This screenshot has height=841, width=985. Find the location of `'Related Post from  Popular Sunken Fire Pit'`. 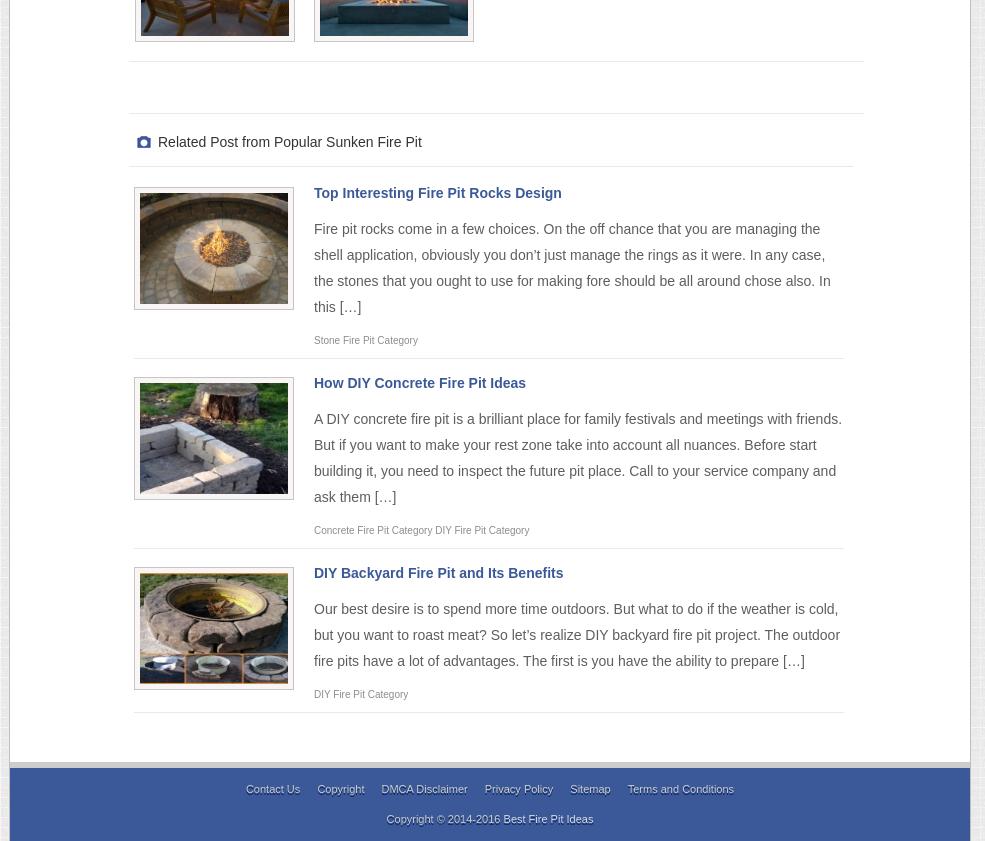

'Related Post from  Popular Sunken Fire Pit' is located at coordinates (157, 140).